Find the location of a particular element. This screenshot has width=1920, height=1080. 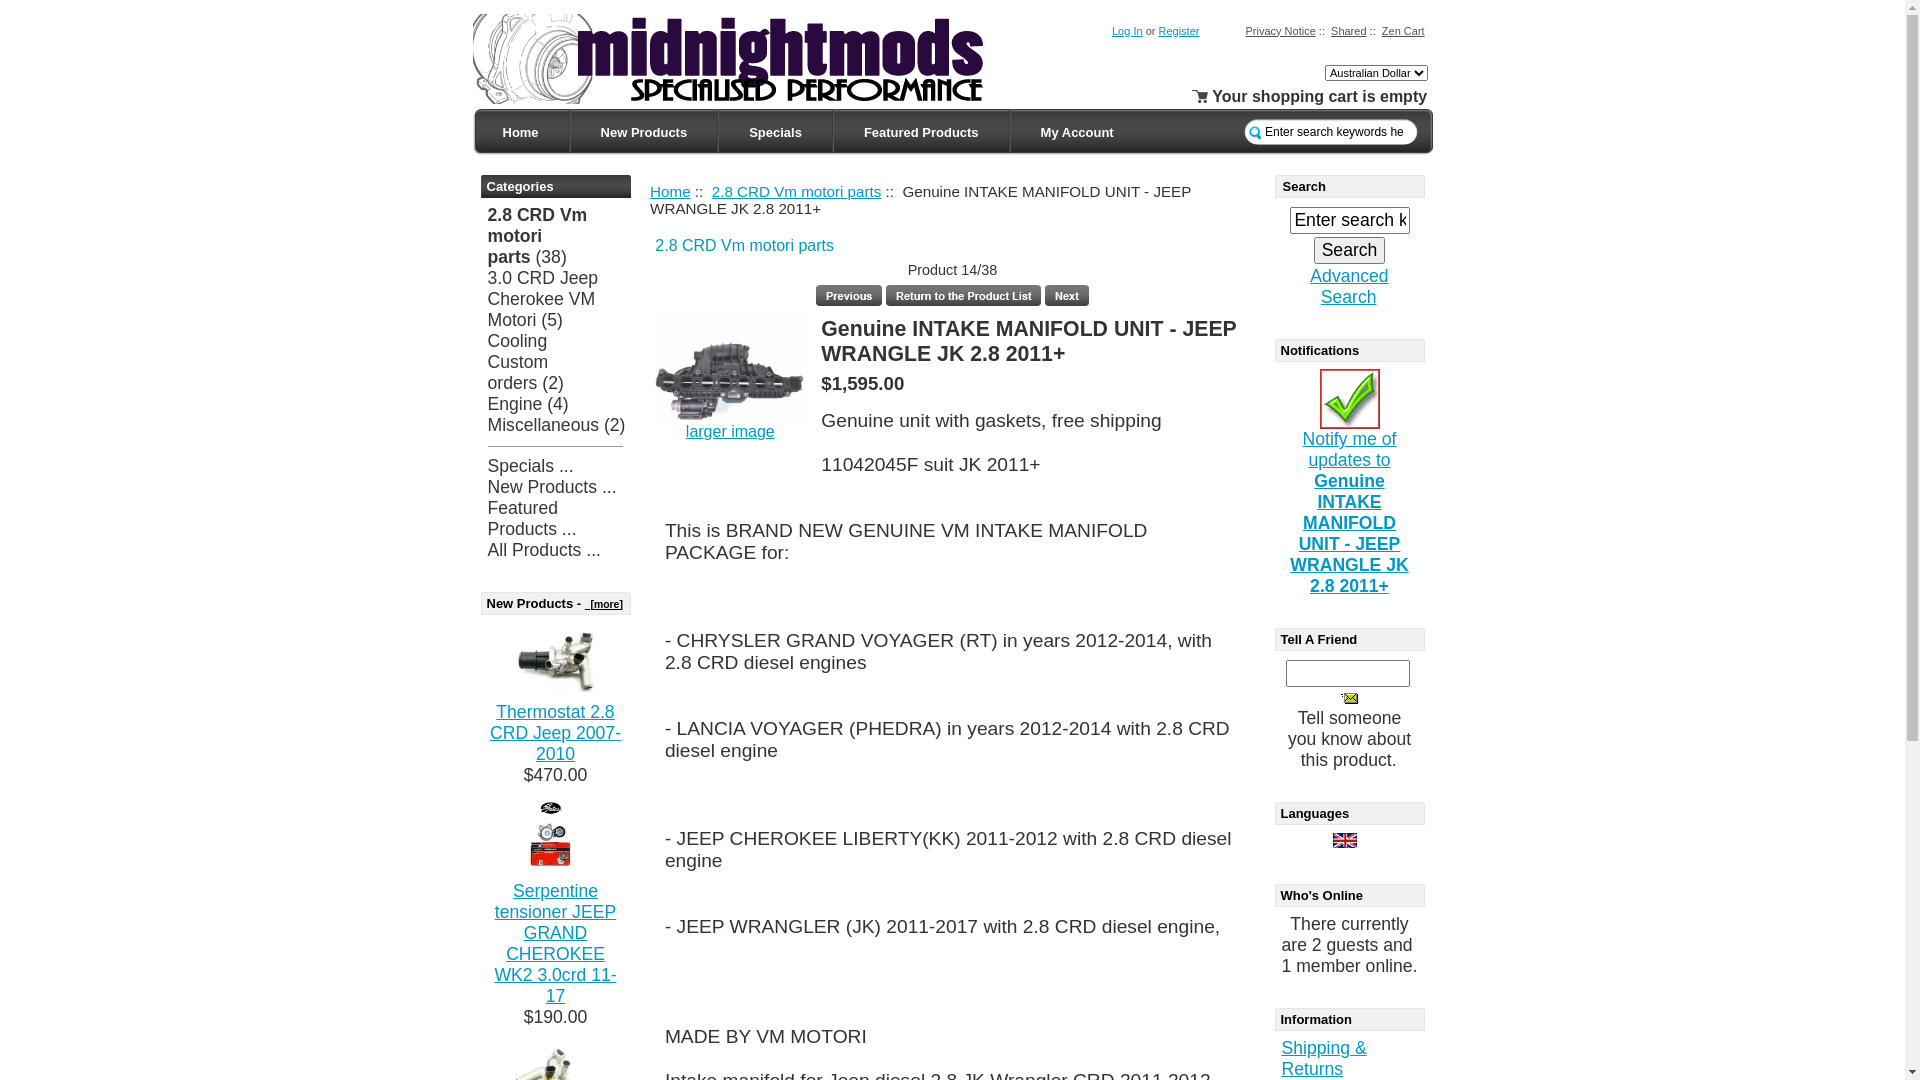

' Previous ' is located at coordinates (849, 295).